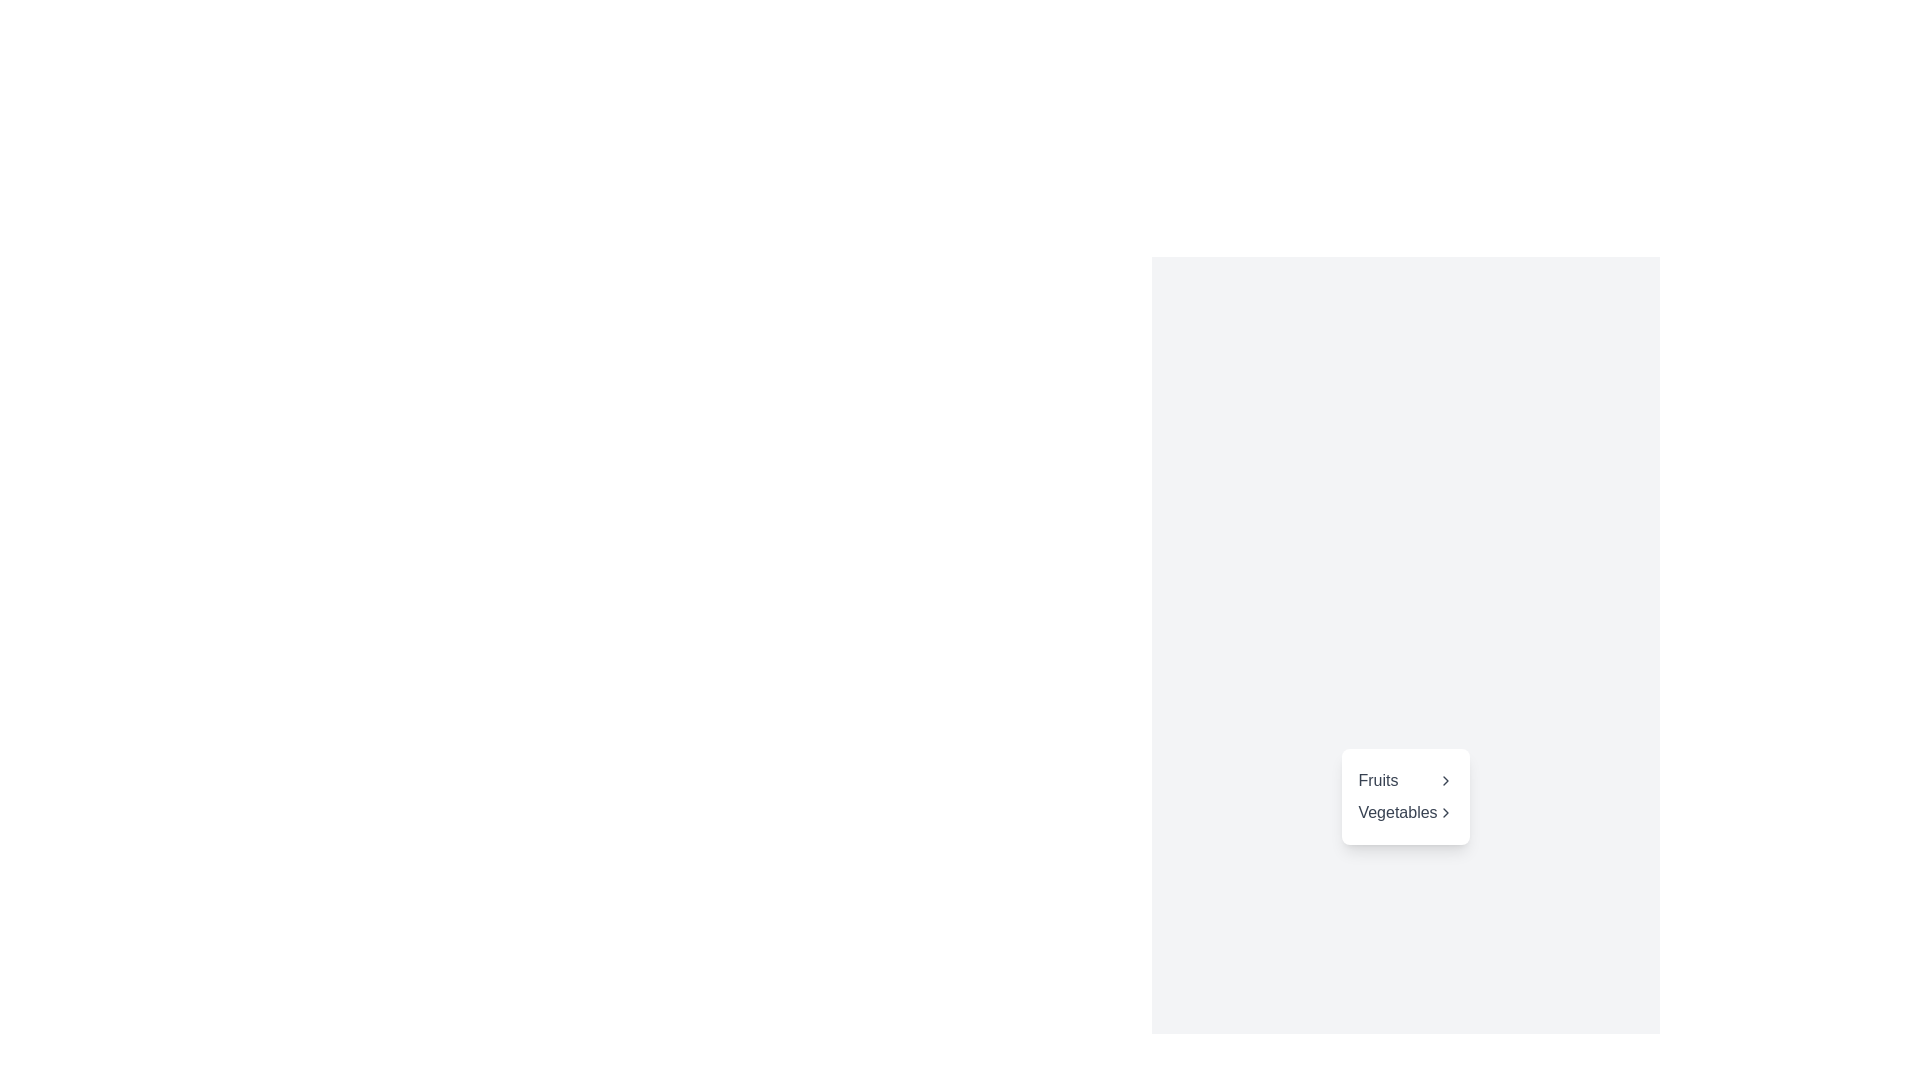  I want to click on the chevron icon located to the right of the text 'Fruits', which serves as a visual indicator for navigation, so click(1445, 779).